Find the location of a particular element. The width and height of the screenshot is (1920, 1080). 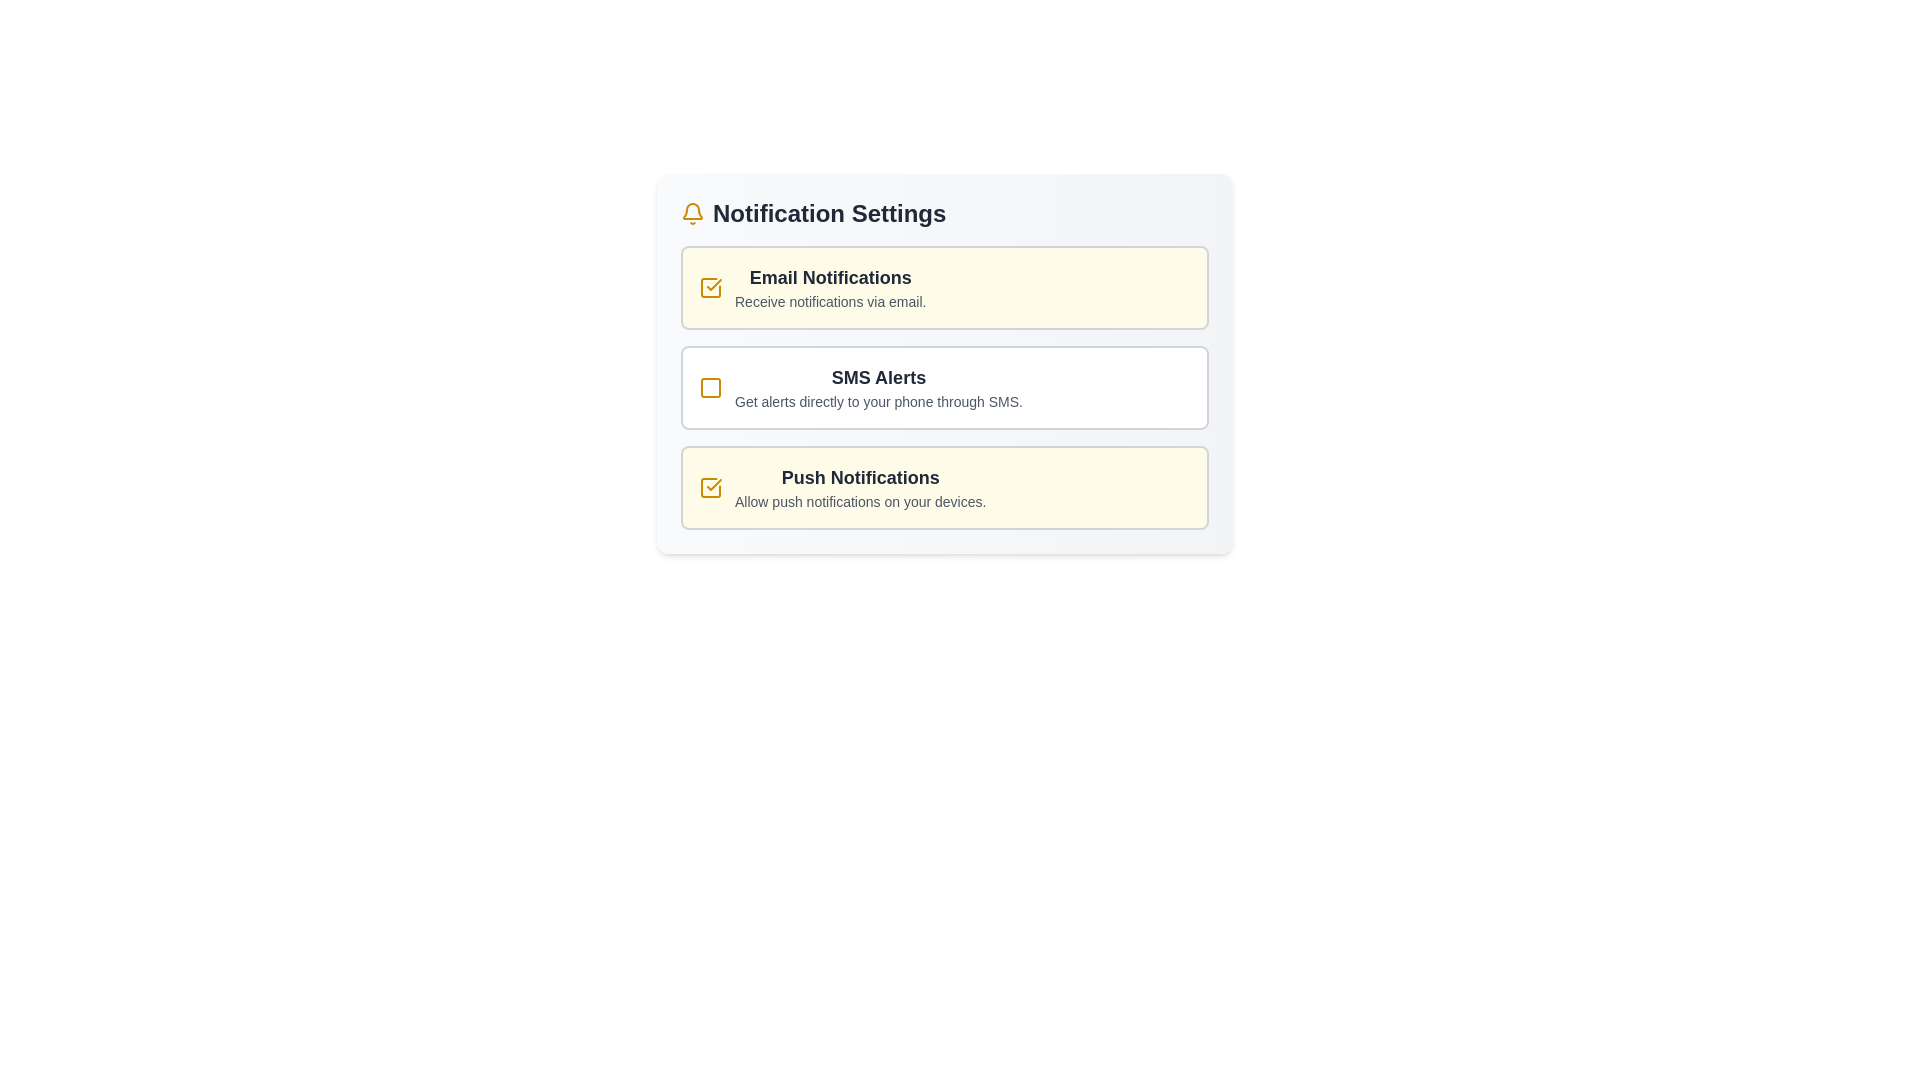

the Text Label that displays 'Email Notifications' with a description of 'Receive notifications via email.' located in the Notification Settings section is located at coordinates (830, 288).